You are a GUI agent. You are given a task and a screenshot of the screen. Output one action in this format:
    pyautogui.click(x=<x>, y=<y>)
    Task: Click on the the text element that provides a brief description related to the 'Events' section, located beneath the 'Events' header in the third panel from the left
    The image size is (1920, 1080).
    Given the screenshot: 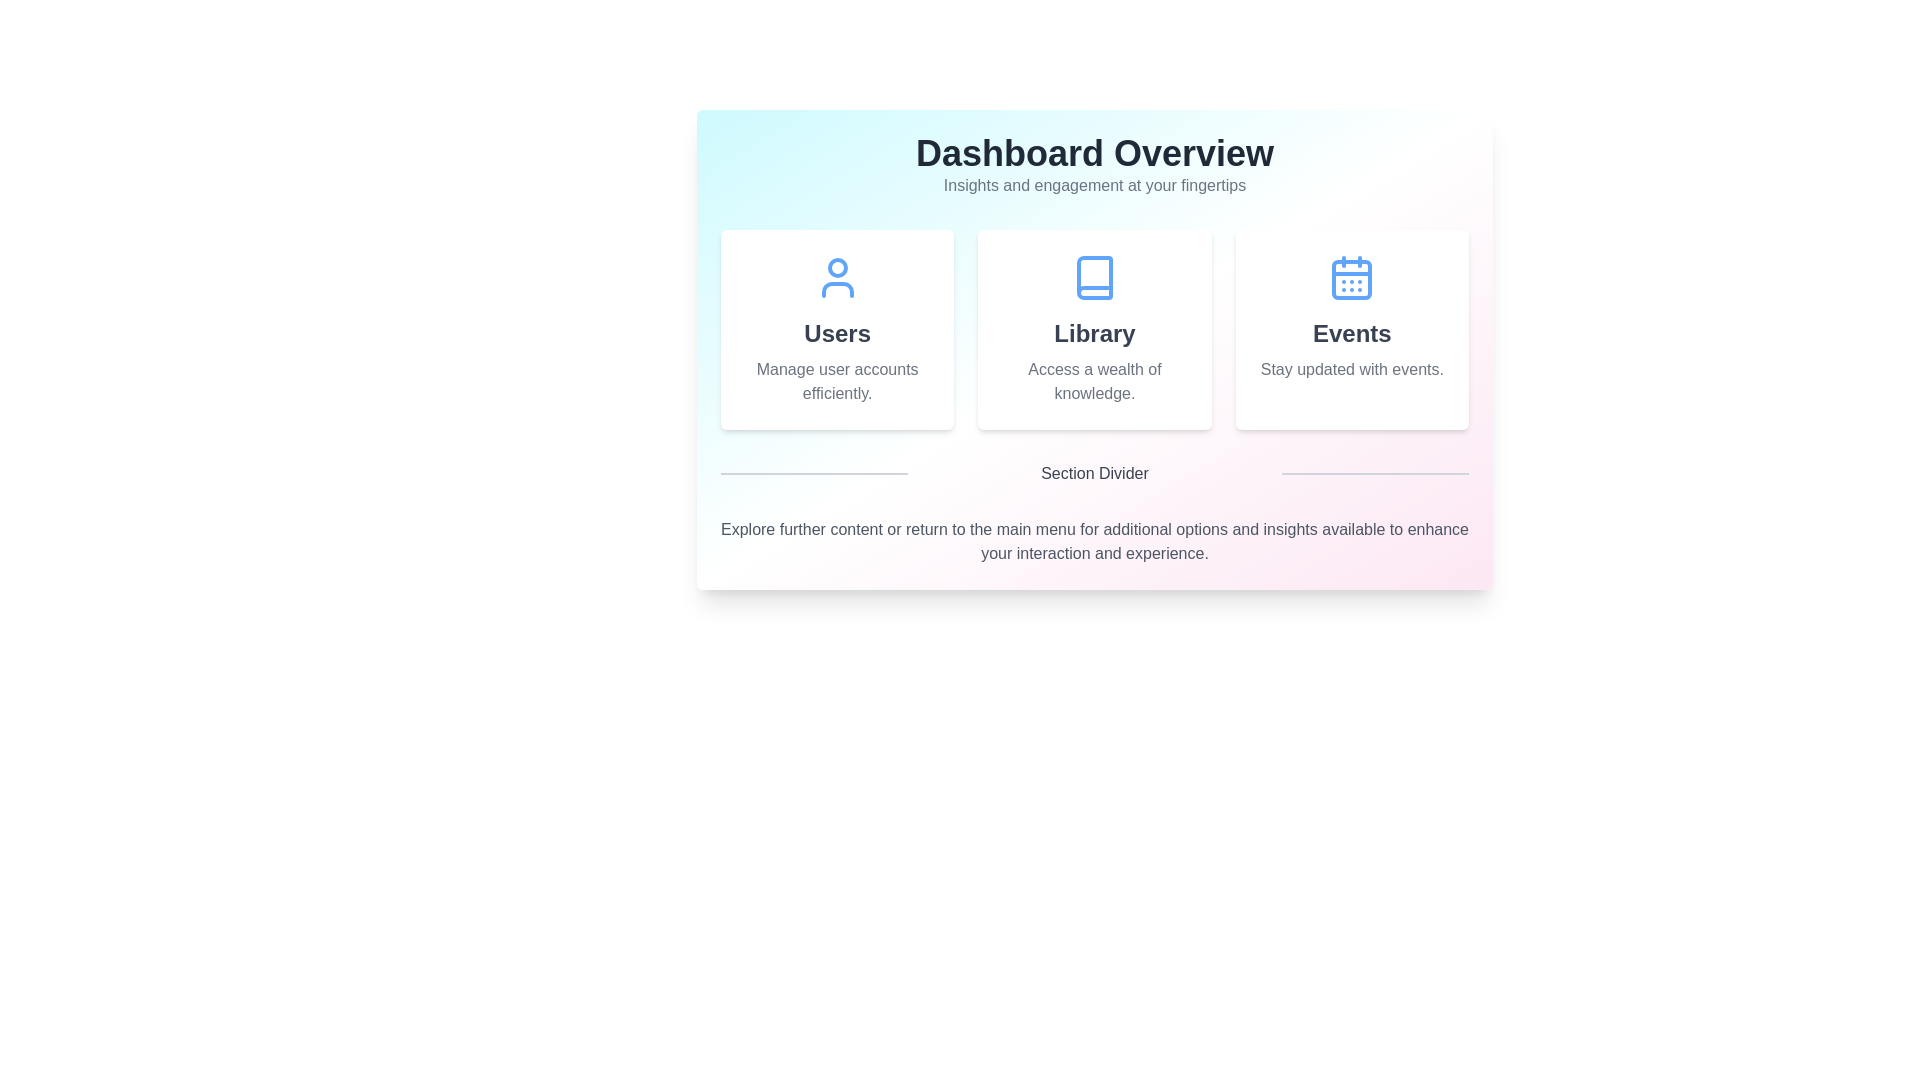 What is the action you would take?
    pyautogui.click(x=1352, y=370)
    